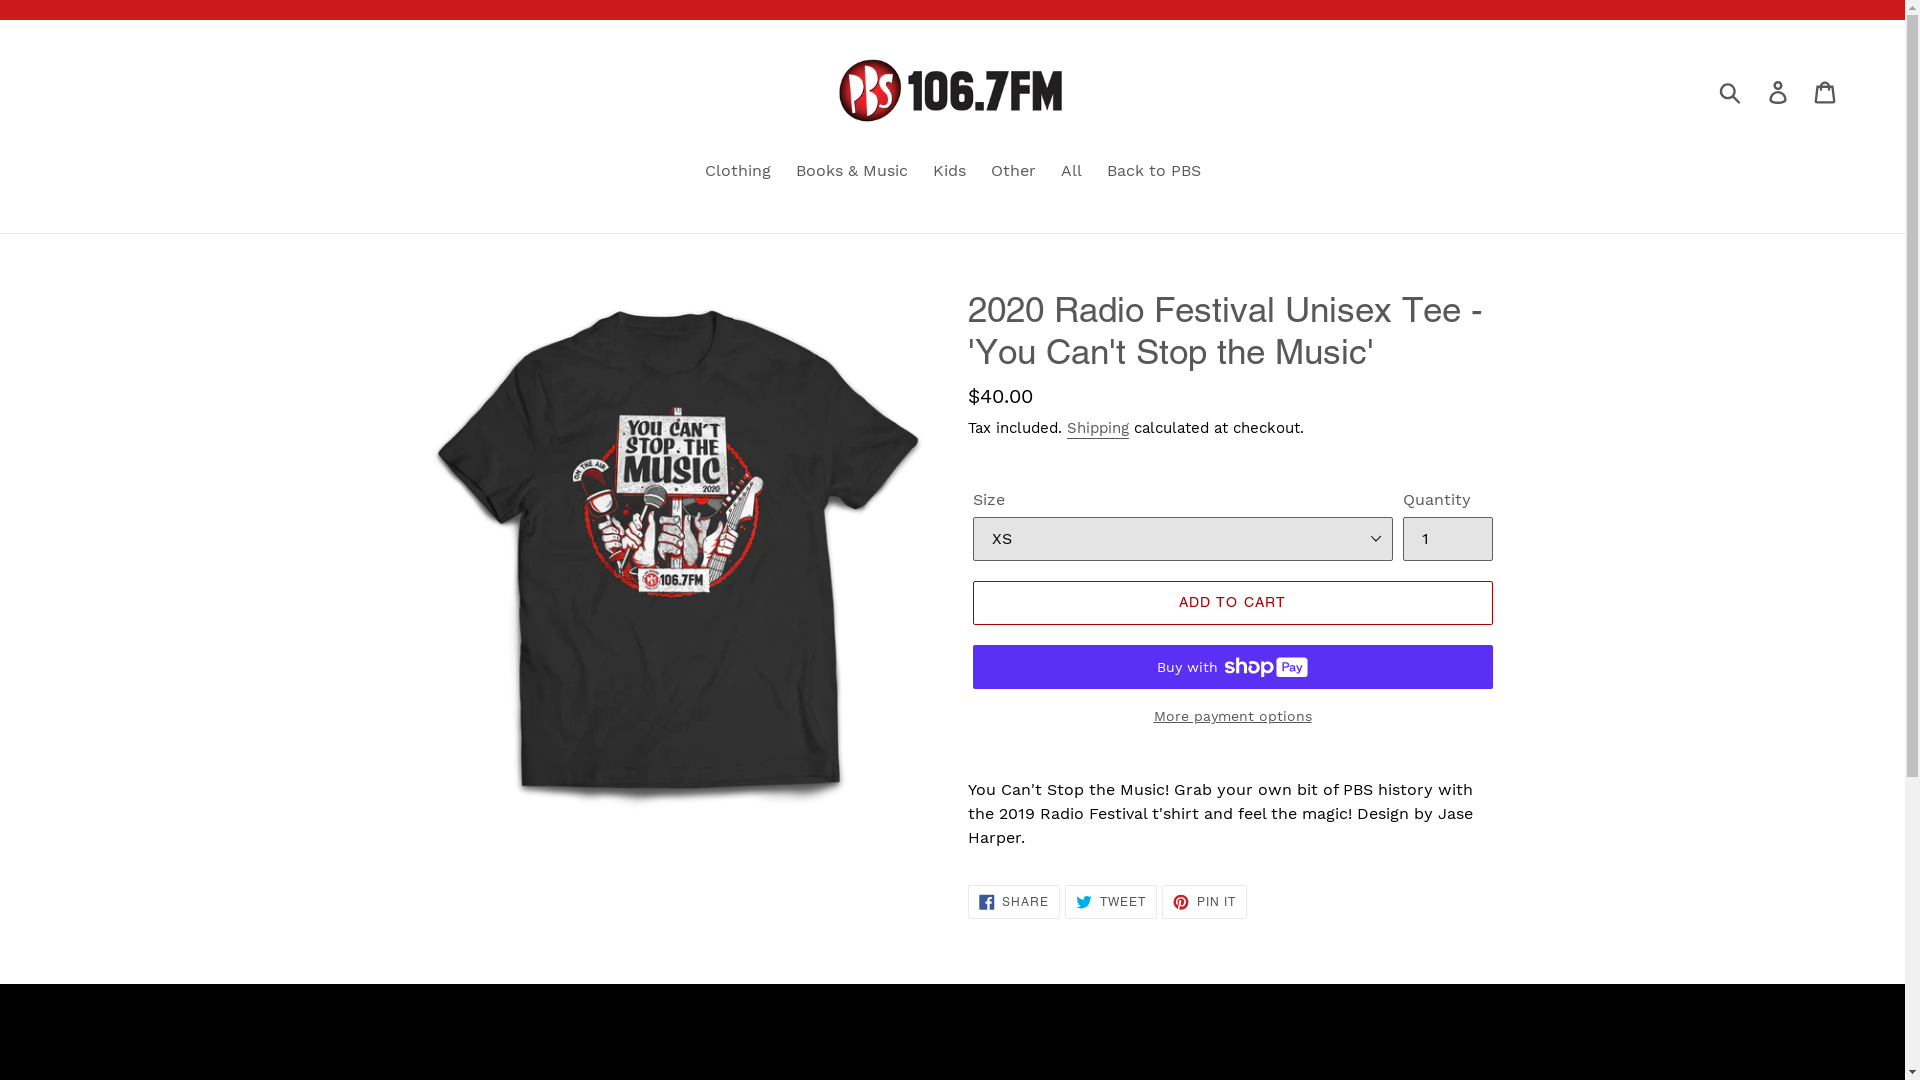  Describe the element at coordinates (1012, 171) in the screenshot. I see `'Other'` at that location.